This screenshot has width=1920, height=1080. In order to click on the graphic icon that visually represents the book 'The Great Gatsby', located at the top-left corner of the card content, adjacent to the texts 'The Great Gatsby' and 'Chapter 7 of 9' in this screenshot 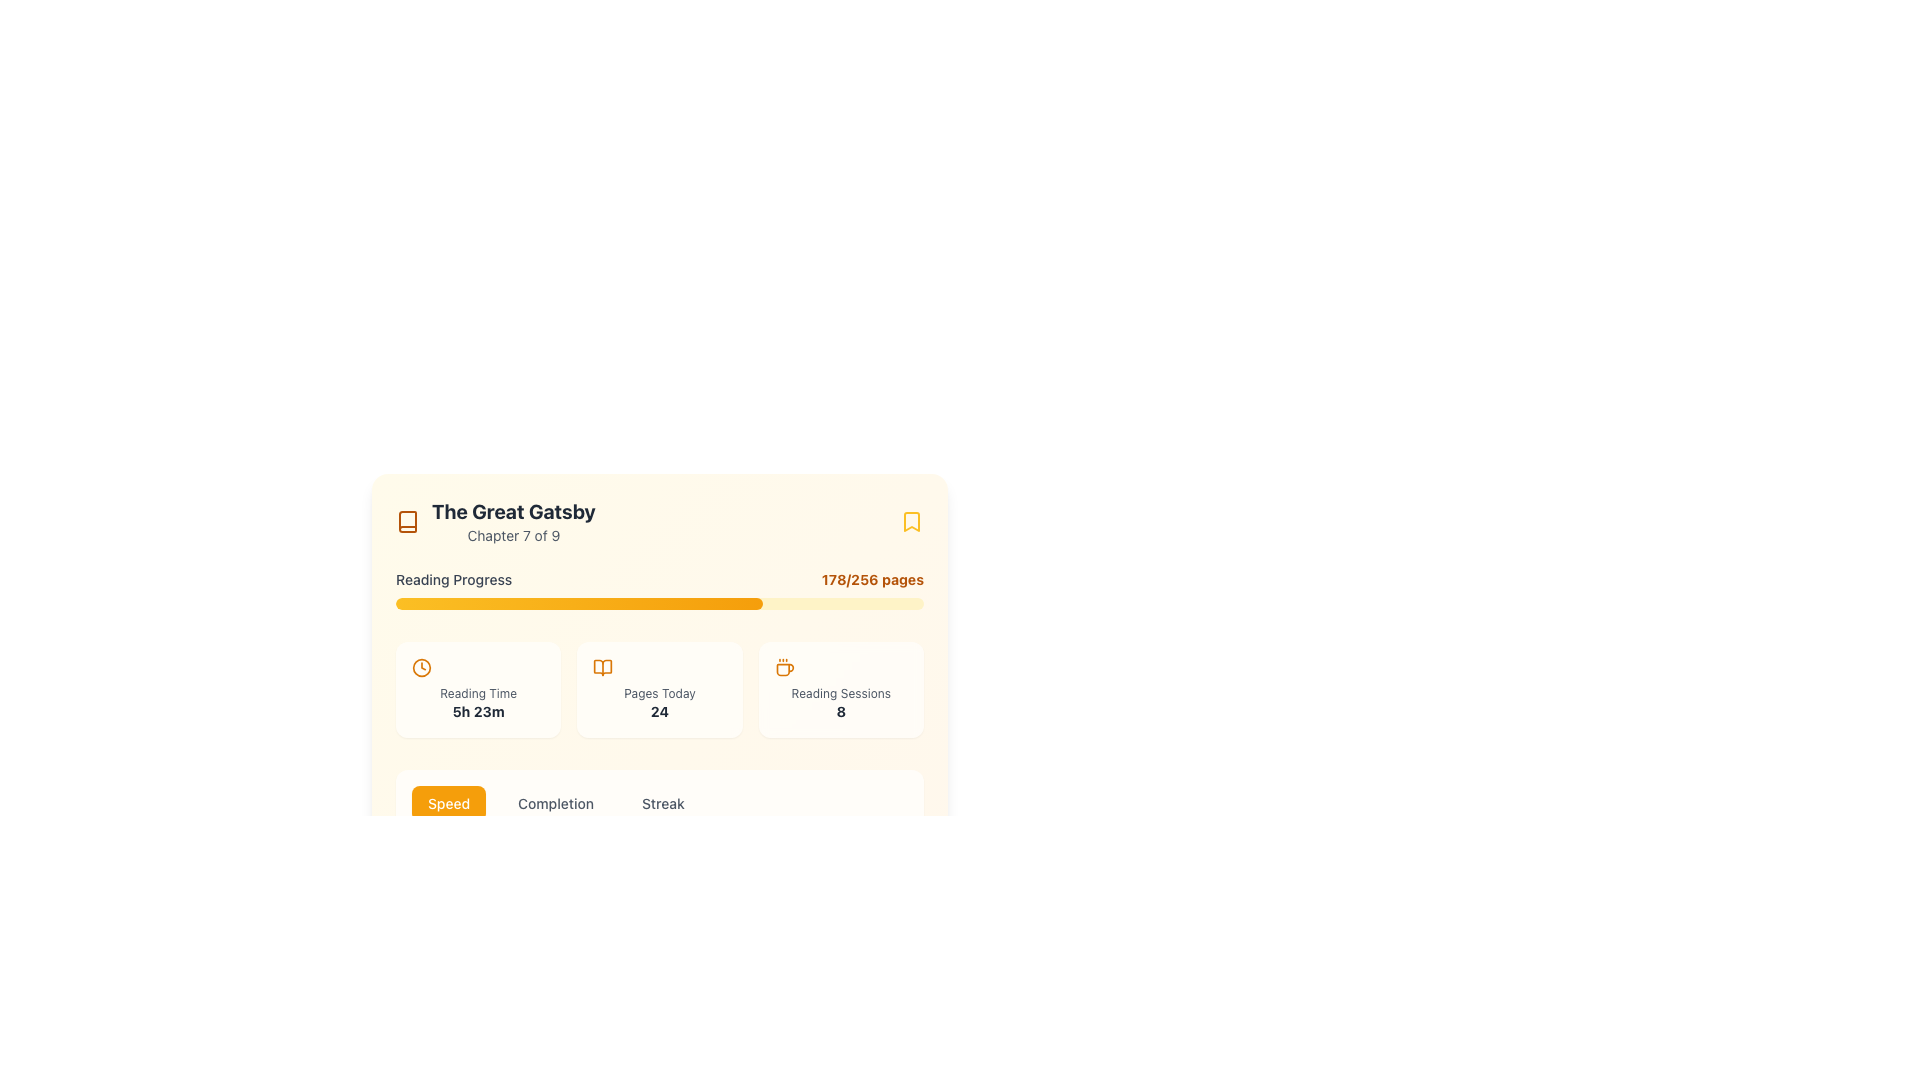, I will do `click(407, 520)`.